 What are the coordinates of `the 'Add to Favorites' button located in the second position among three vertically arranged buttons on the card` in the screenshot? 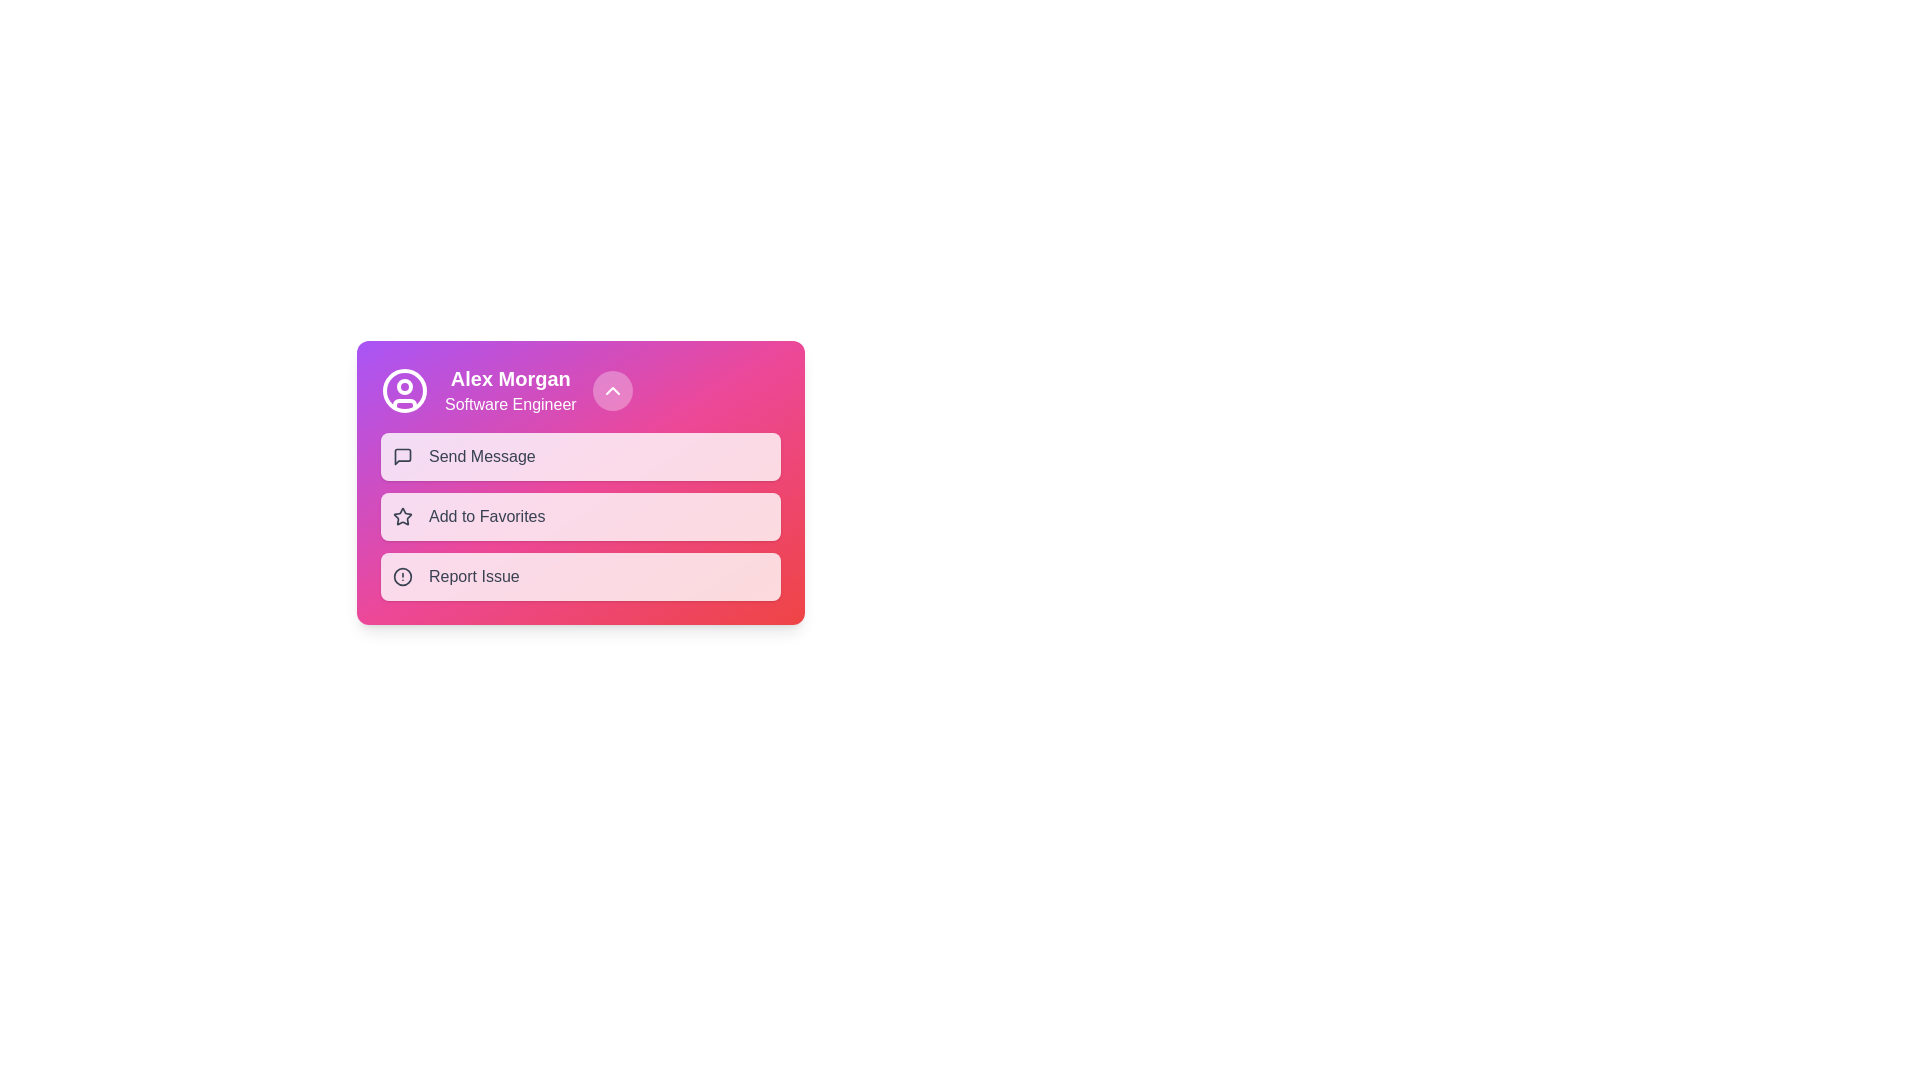 It's located at (579, 515).